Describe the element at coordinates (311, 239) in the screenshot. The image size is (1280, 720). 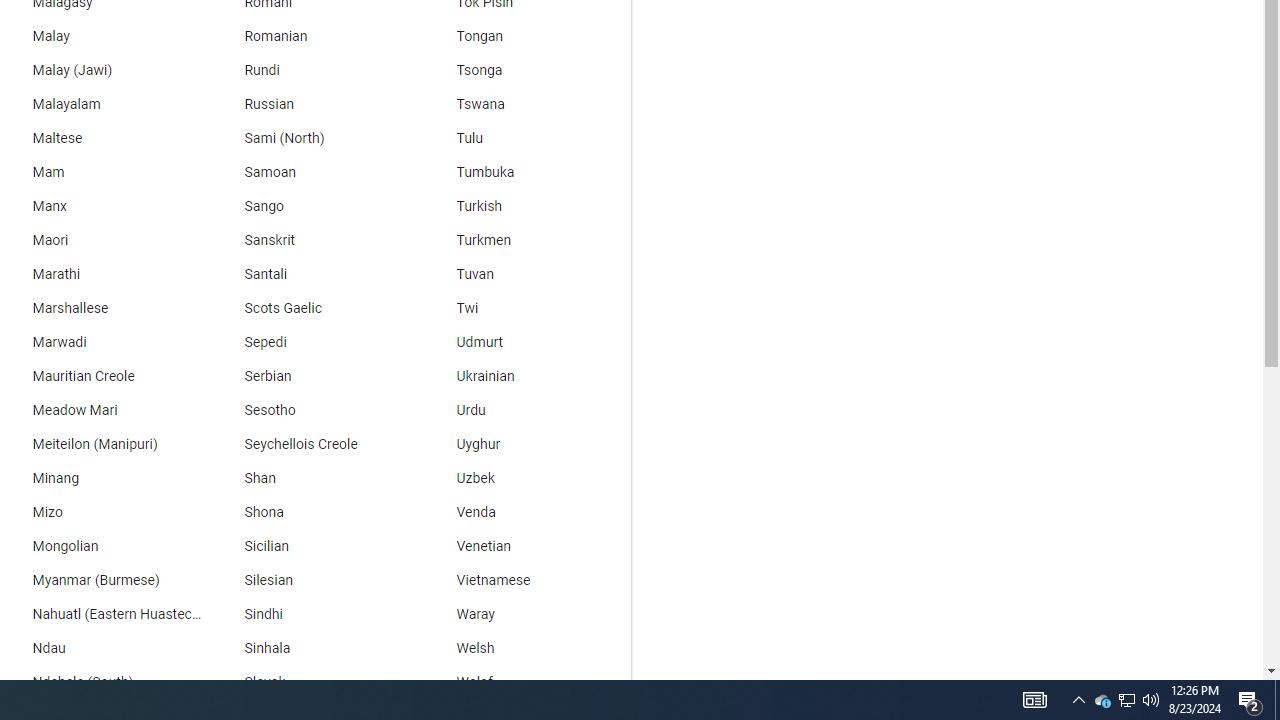
I see `'Sanskrit'` at that location.